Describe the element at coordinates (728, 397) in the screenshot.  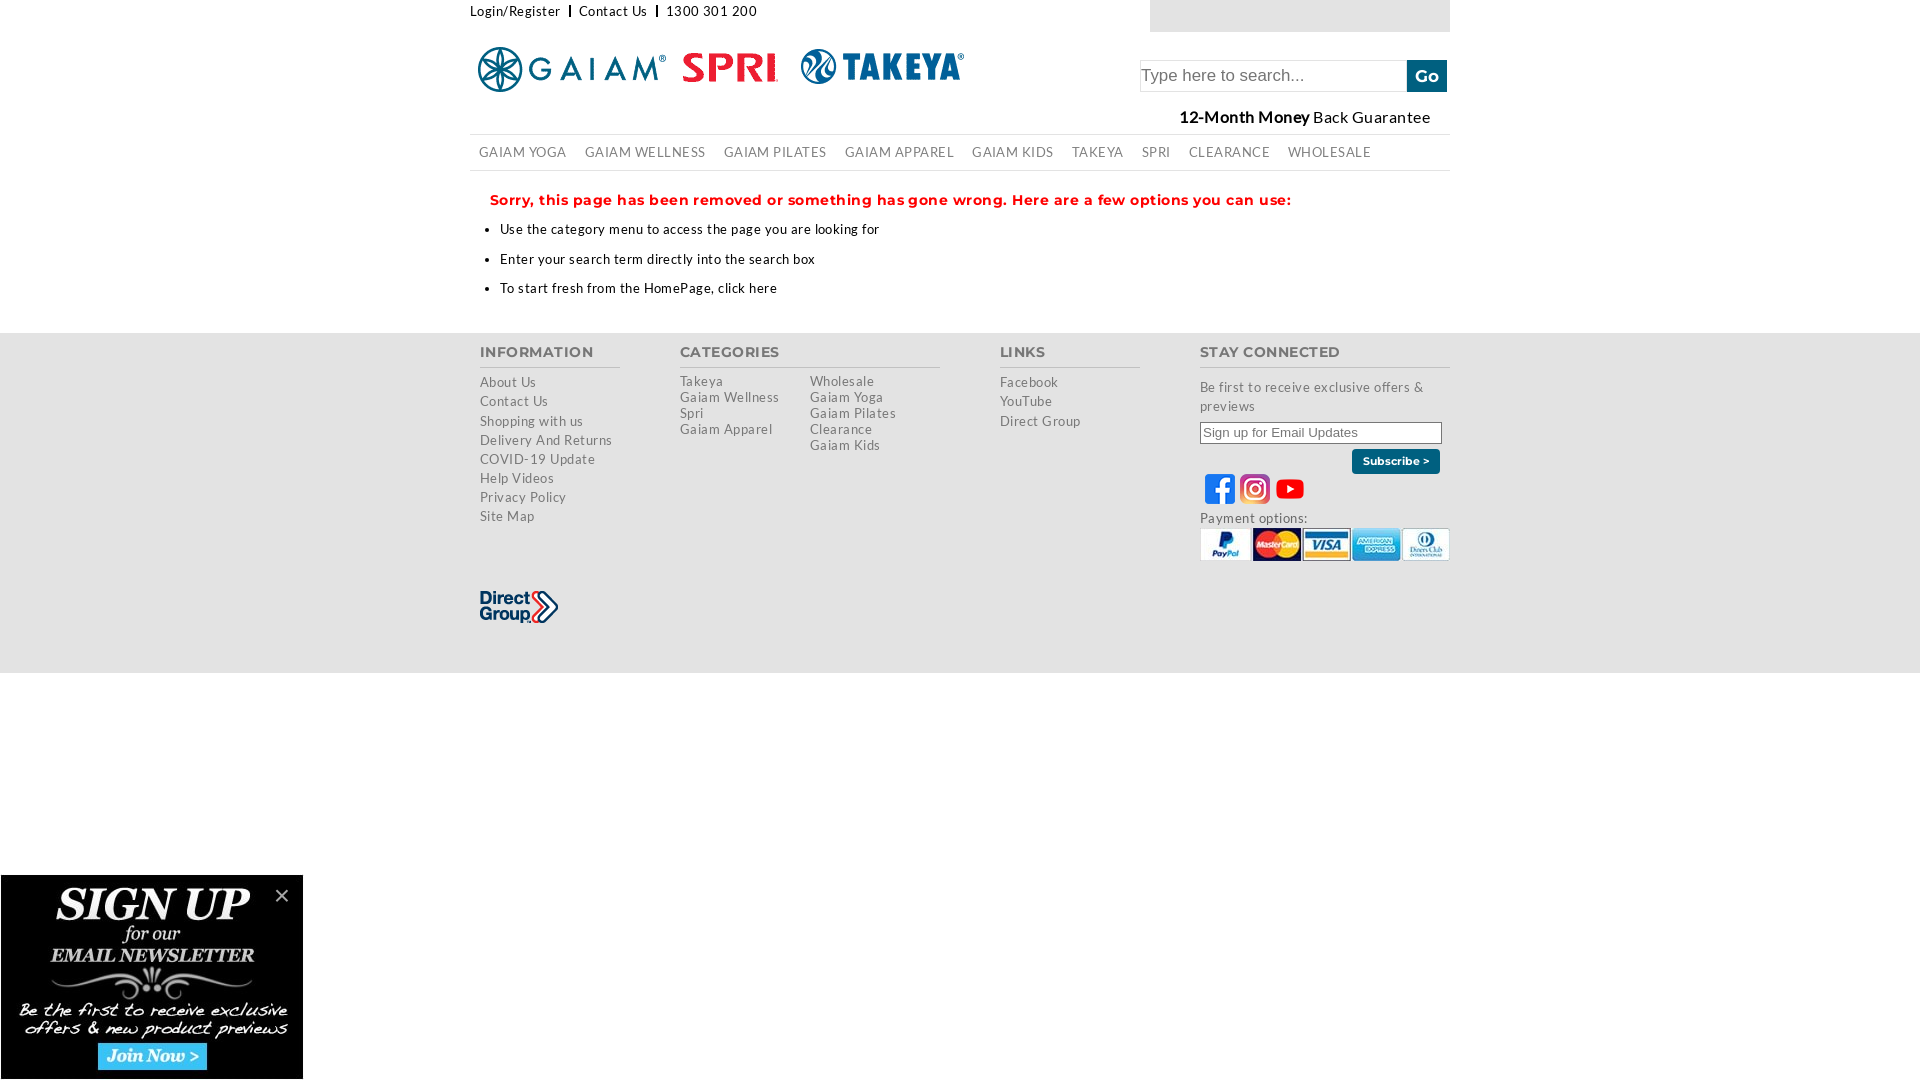
I see `'Gaiam Wellness'` at that location.